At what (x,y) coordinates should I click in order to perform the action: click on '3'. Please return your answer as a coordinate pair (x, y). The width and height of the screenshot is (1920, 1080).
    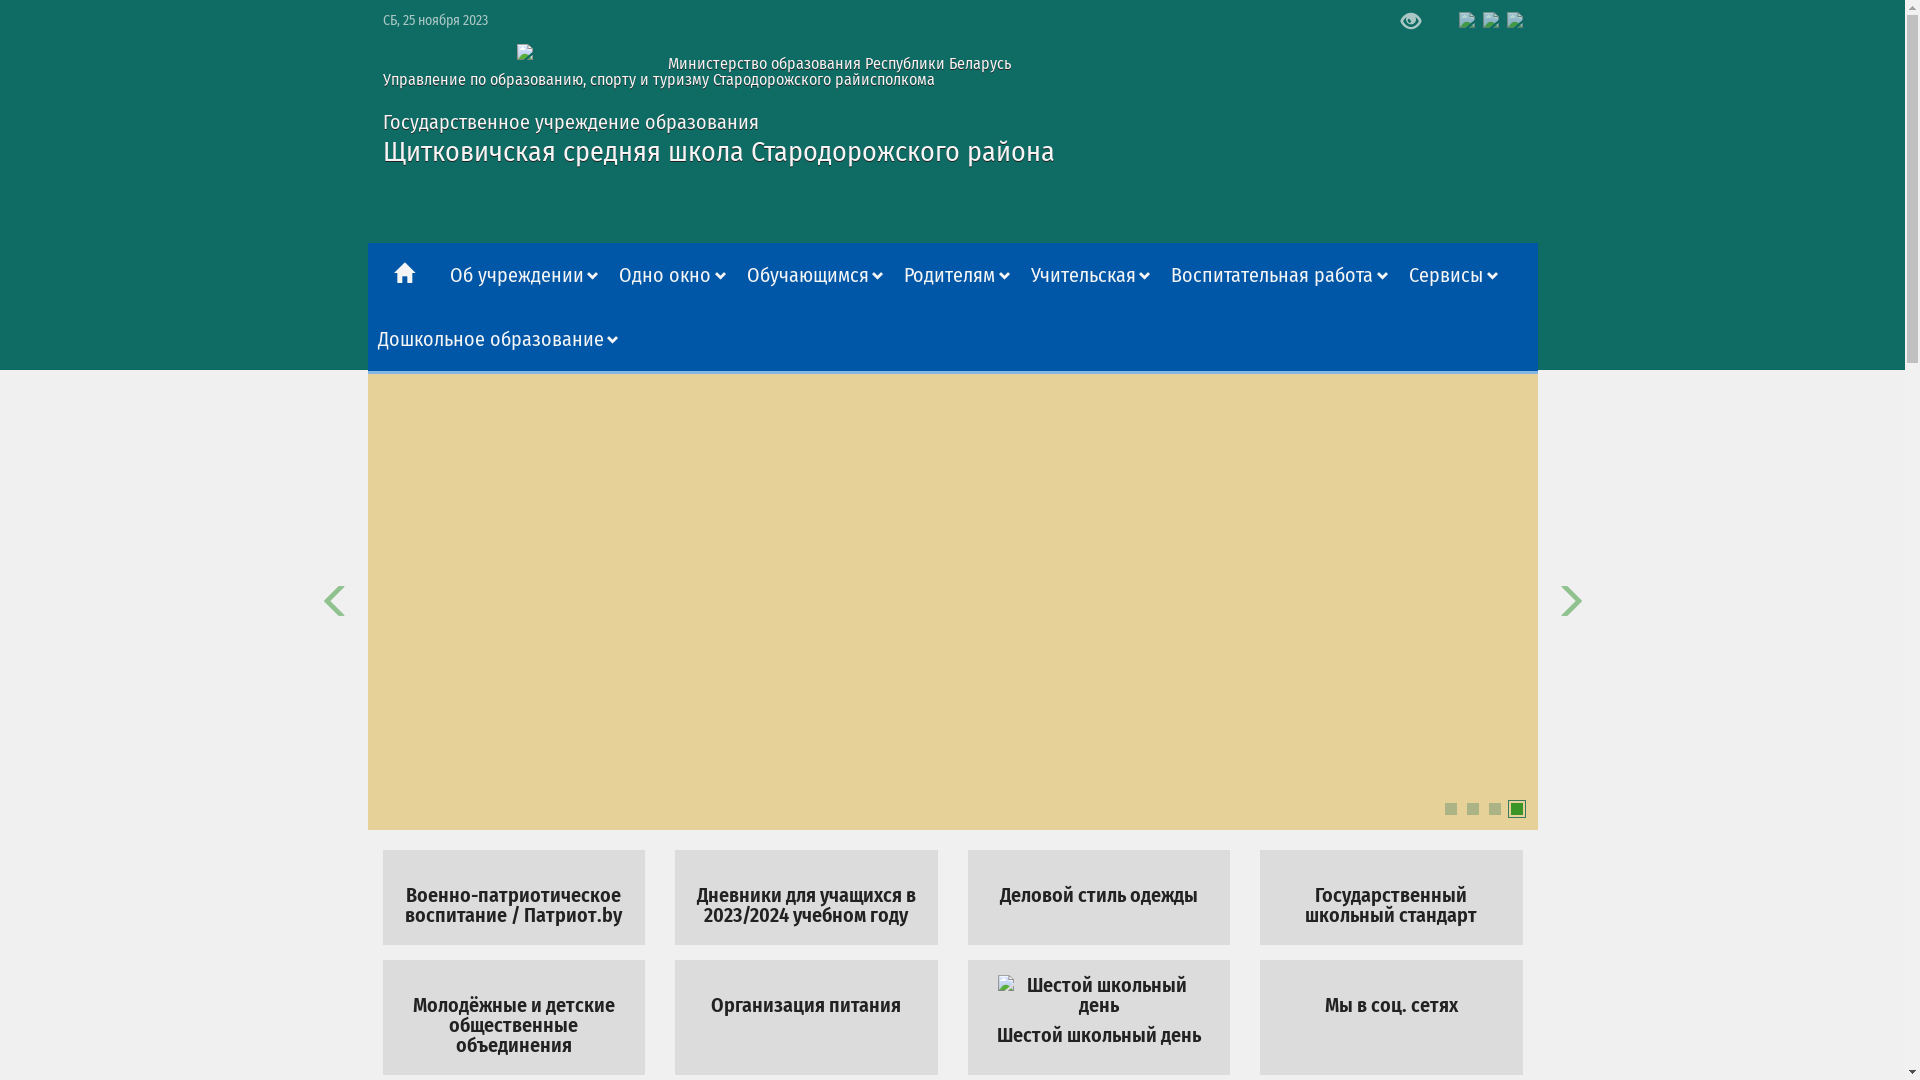
    Looking at the image, I should click on (1488, 808).